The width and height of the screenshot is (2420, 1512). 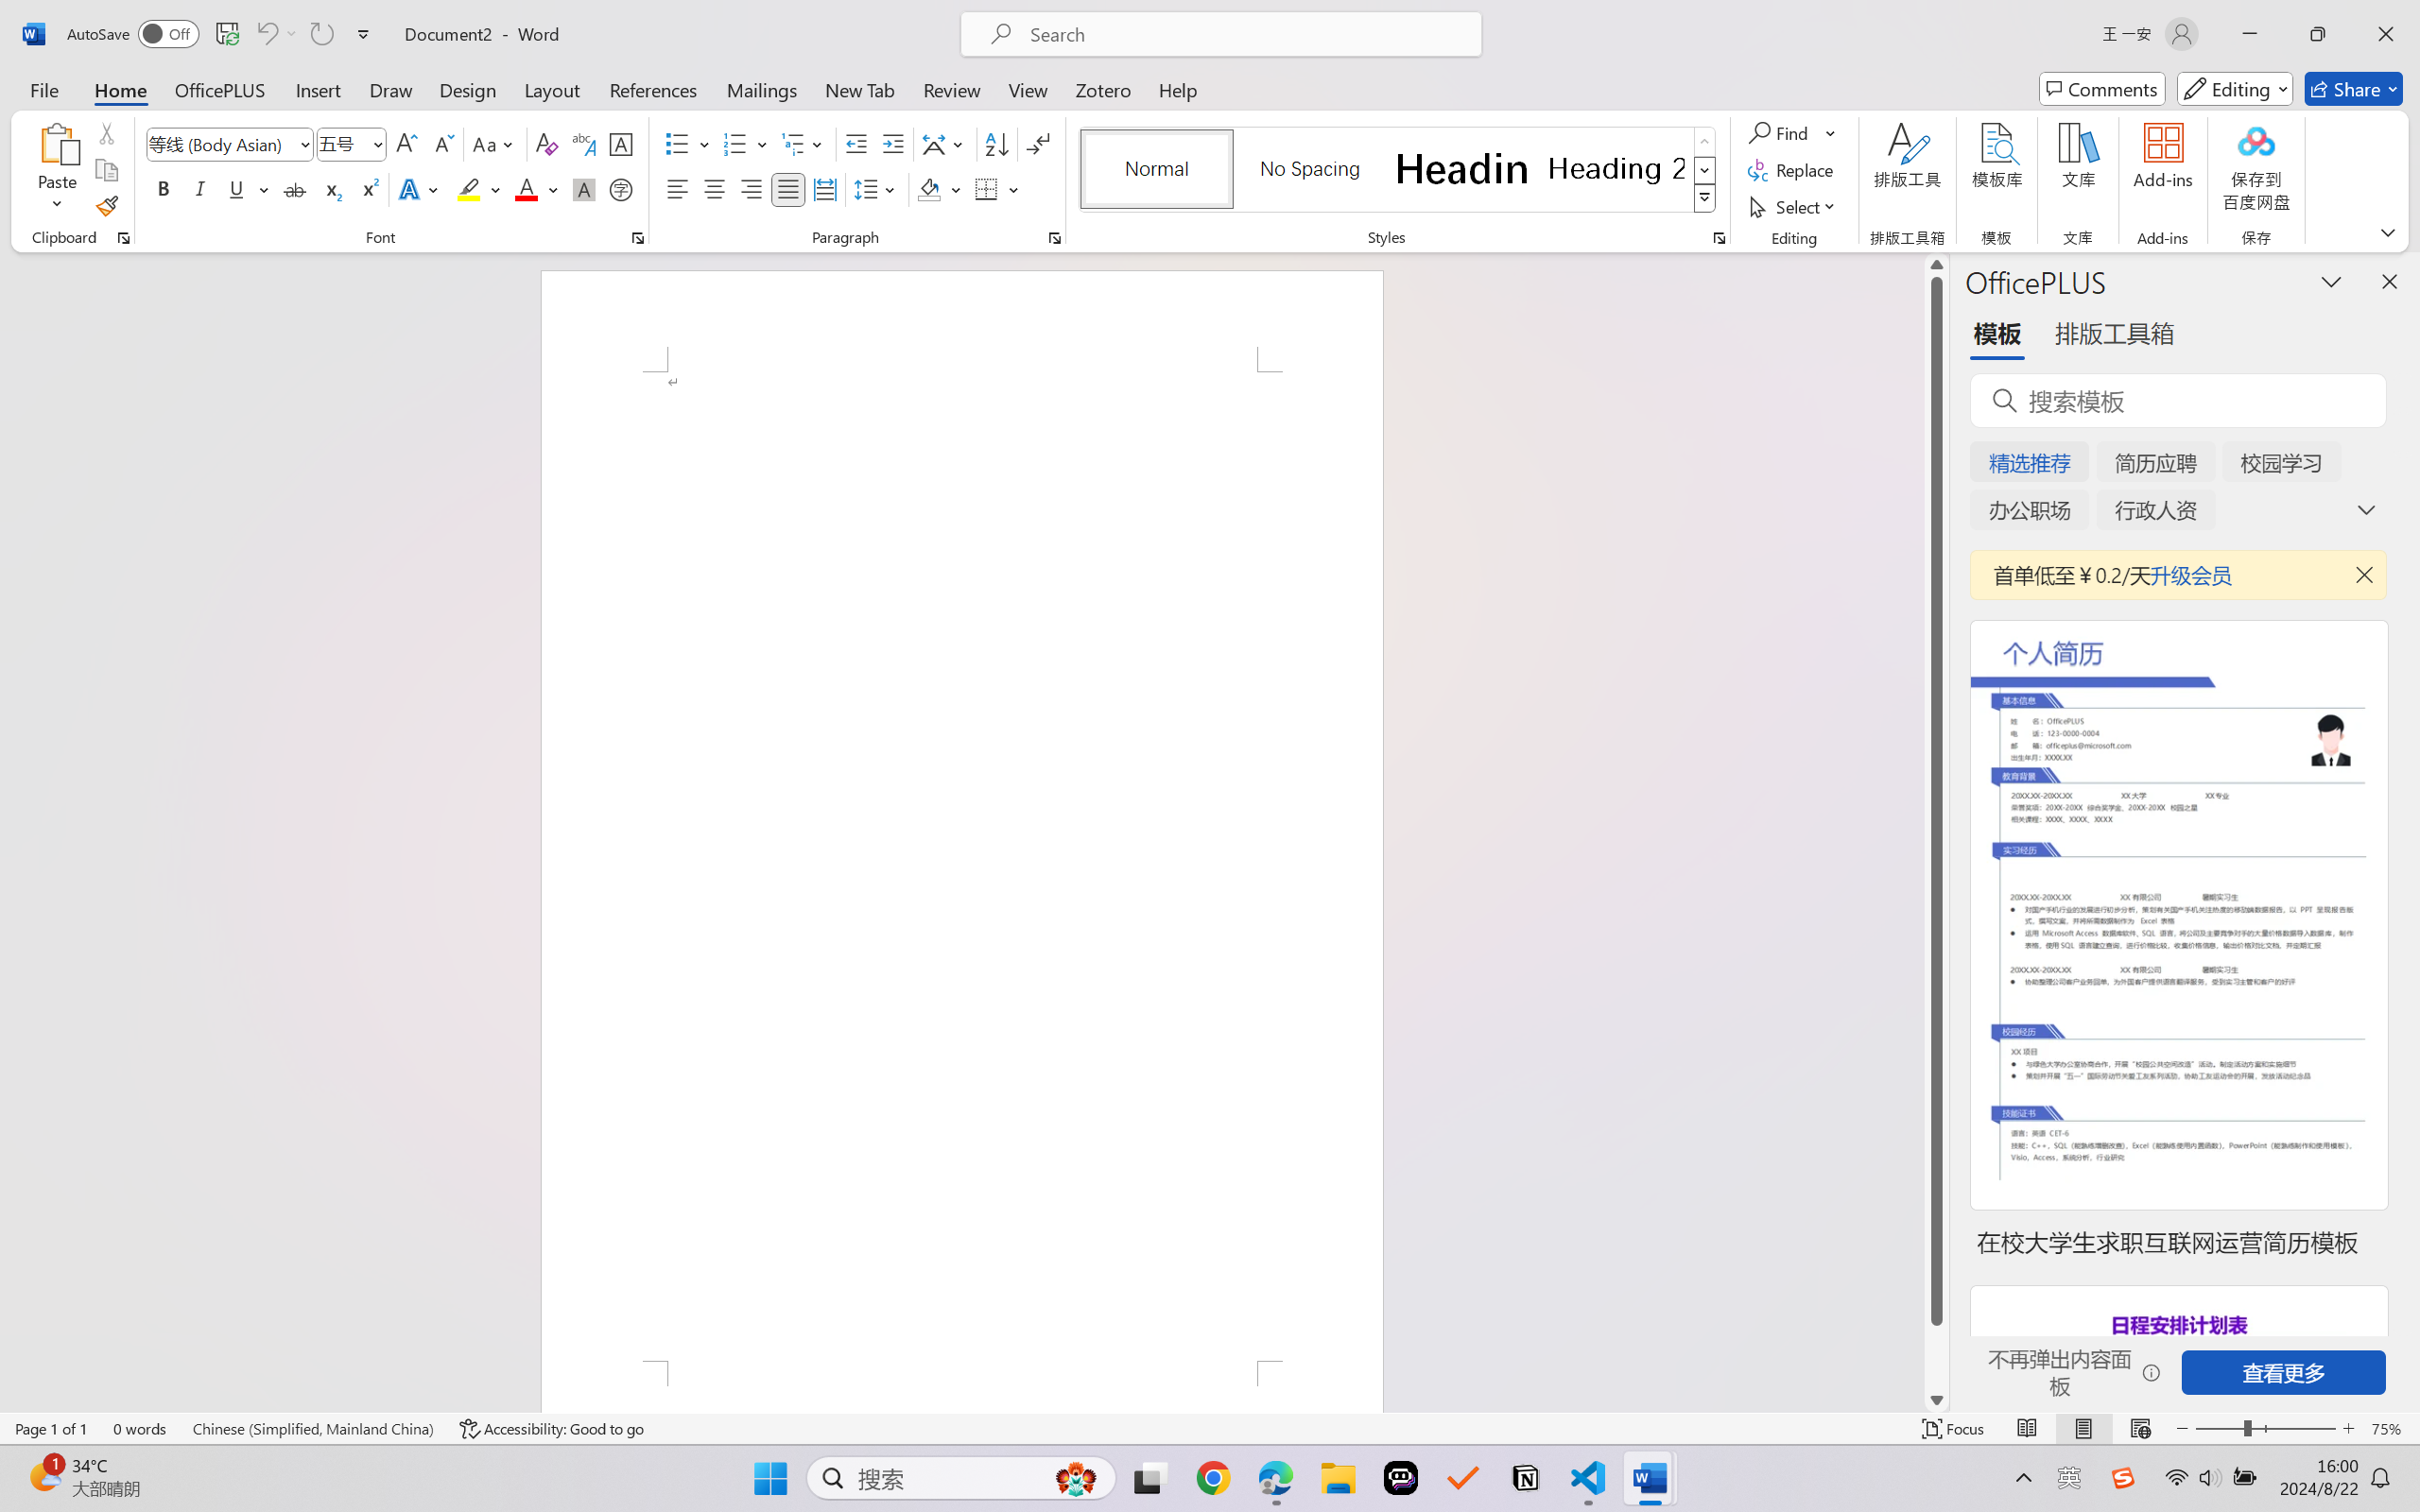 I want to click on 'Find', so click(x=1791, y=131).